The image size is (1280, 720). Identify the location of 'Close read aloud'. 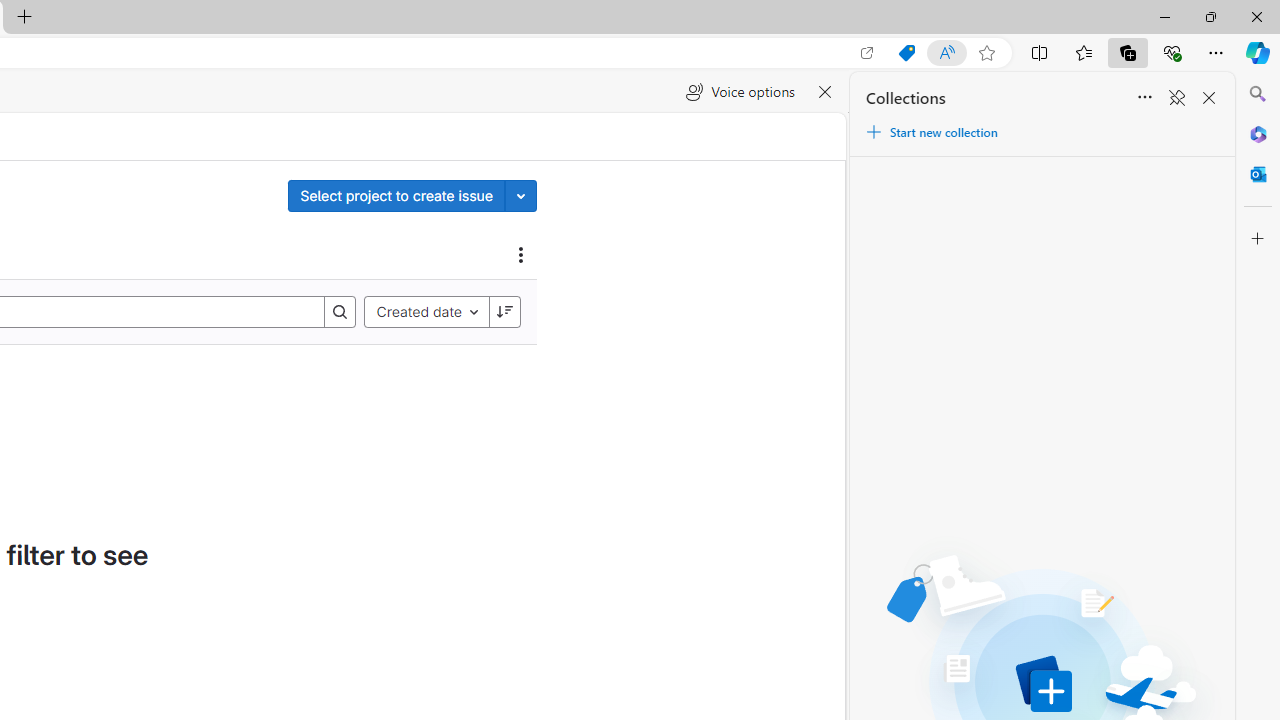
(825, 92).